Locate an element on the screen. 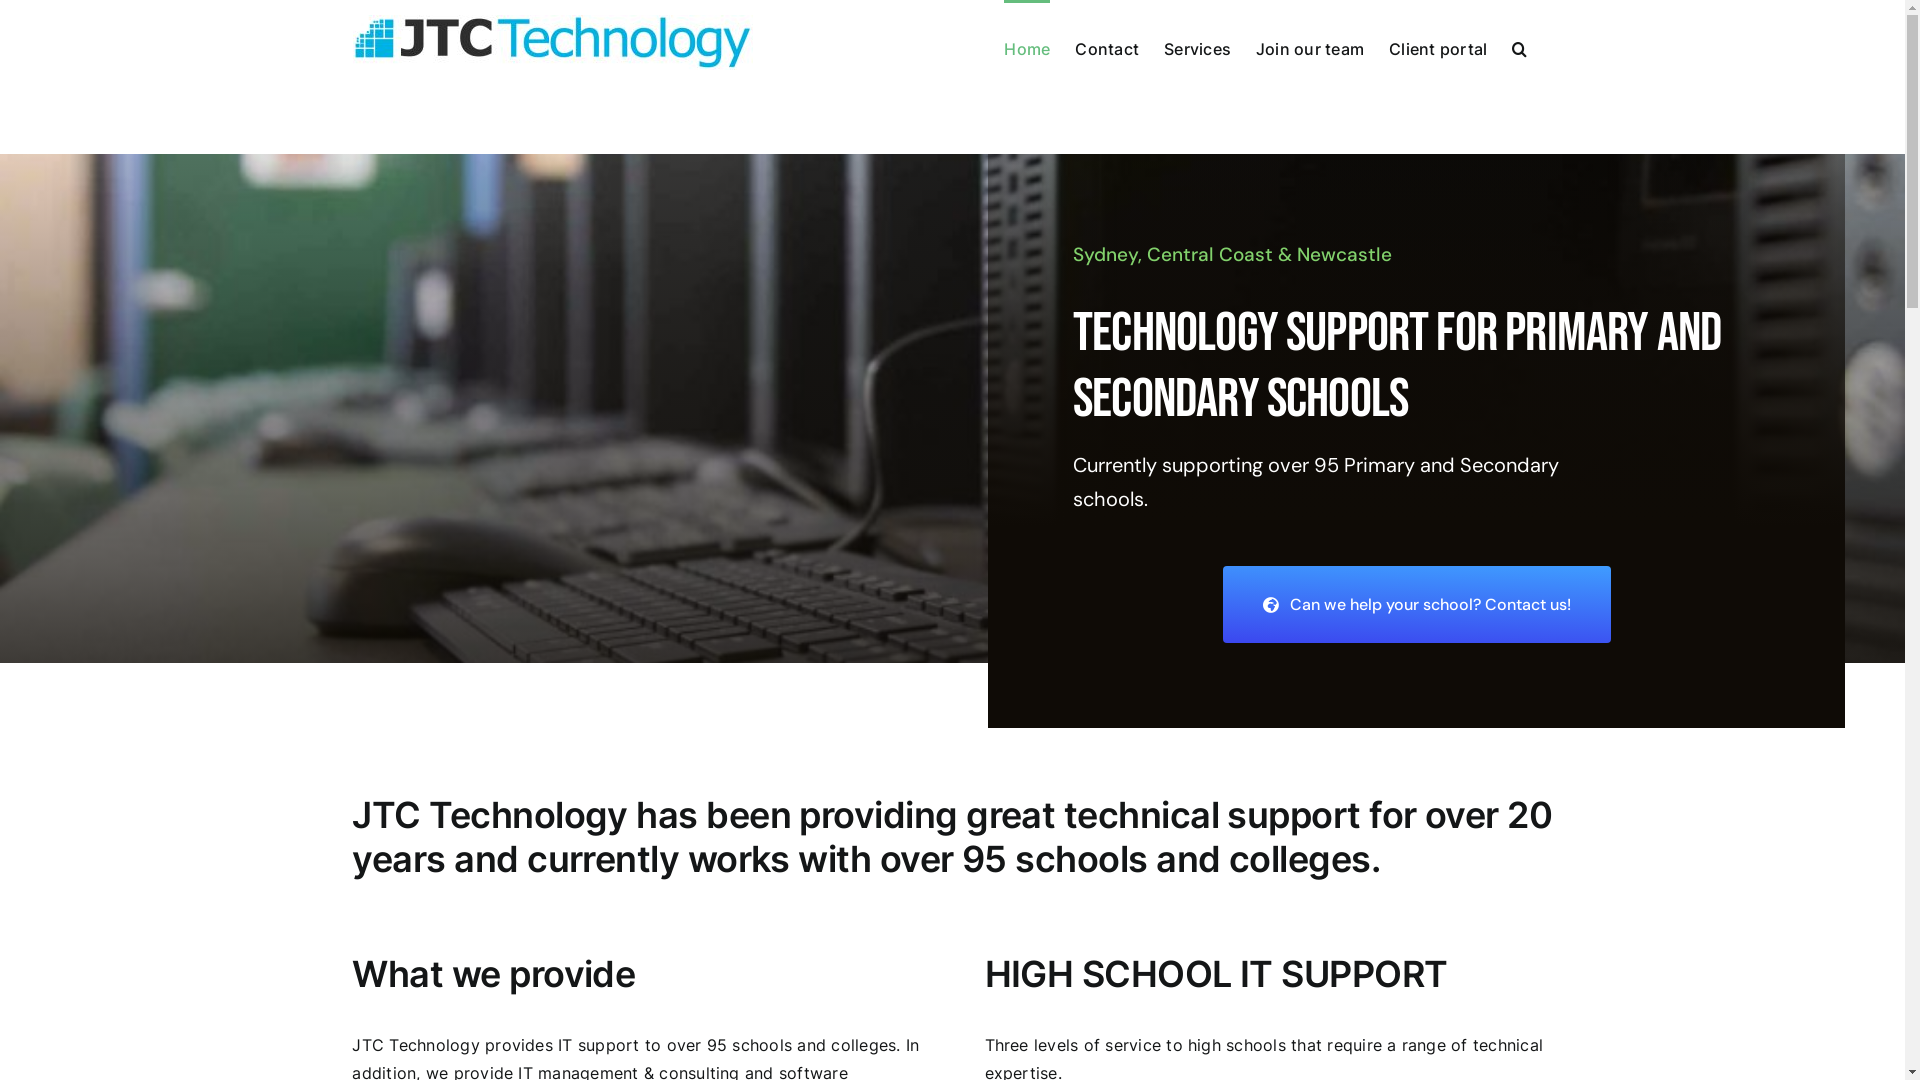  'service to high schools' is located at coordinates (1195, 1044).